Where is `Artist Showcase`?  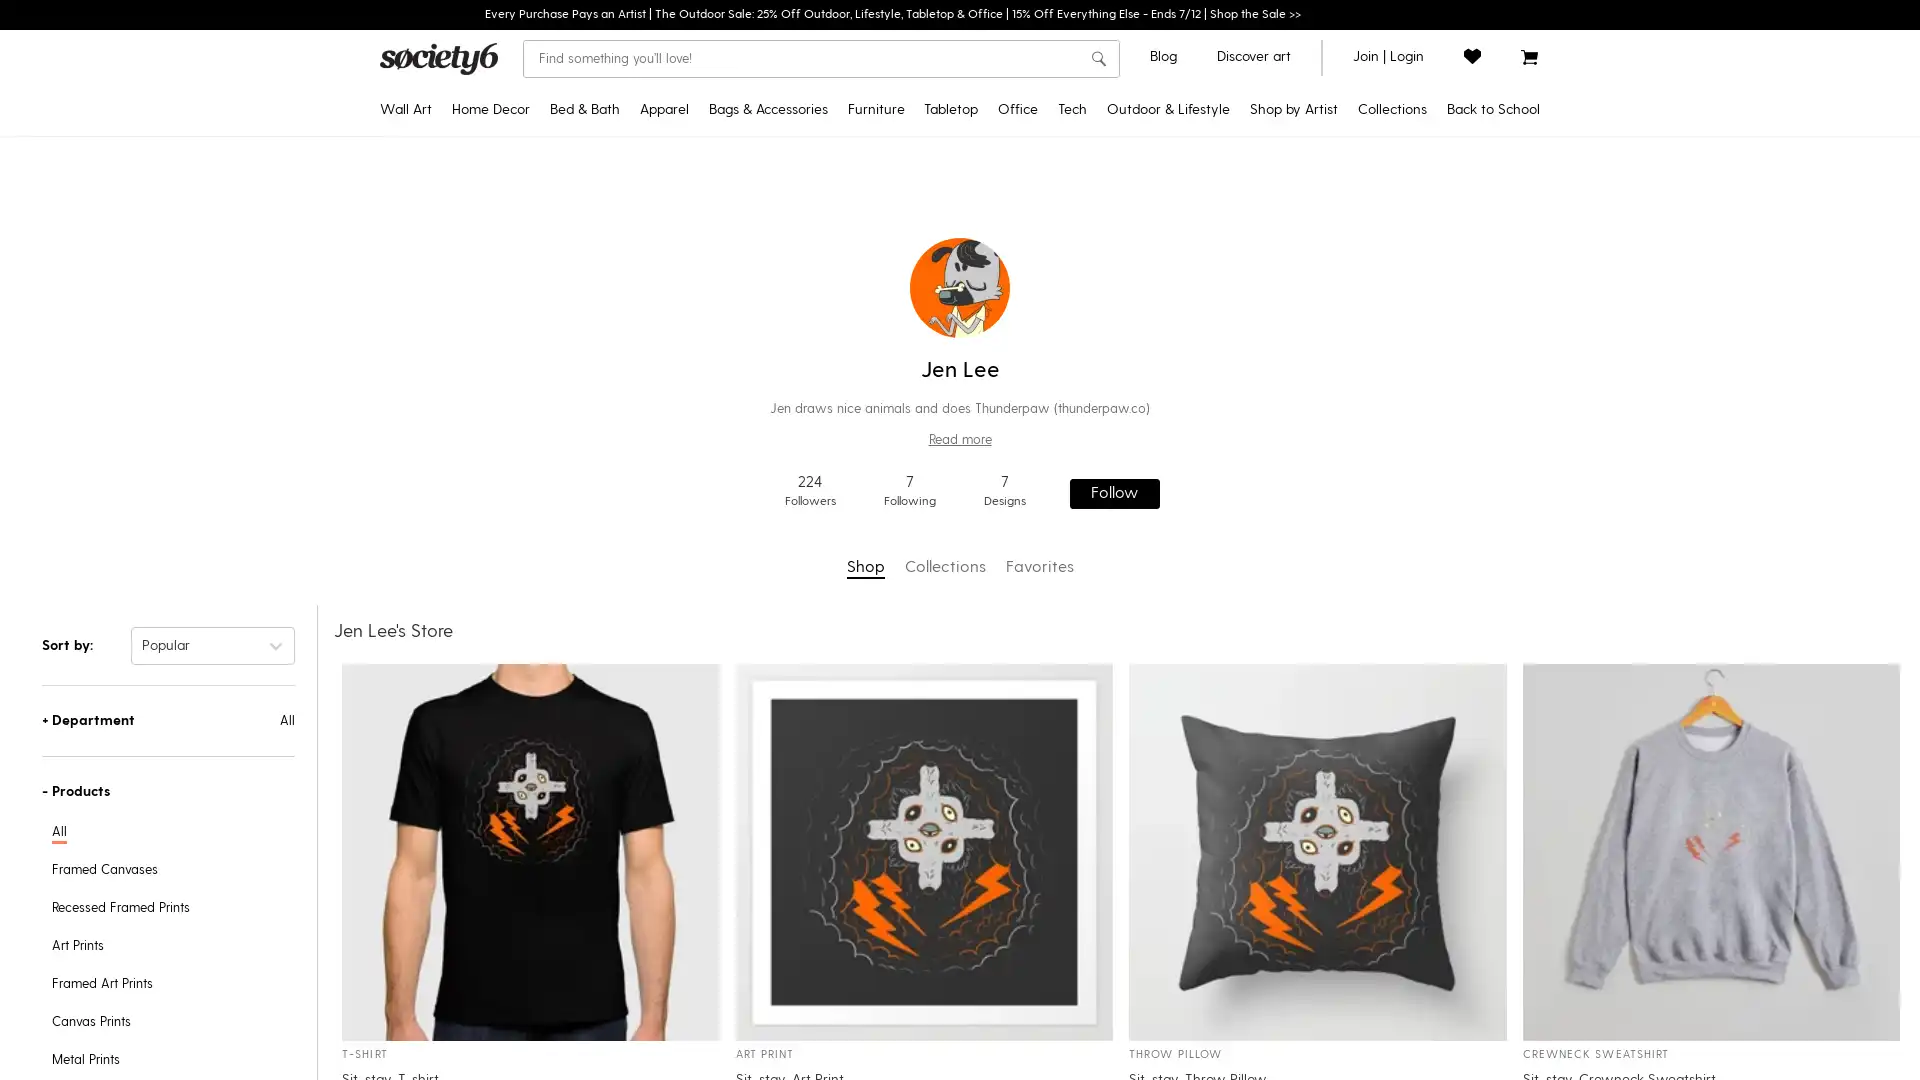
Artist Showcase is located at coordinates (1239, 385).